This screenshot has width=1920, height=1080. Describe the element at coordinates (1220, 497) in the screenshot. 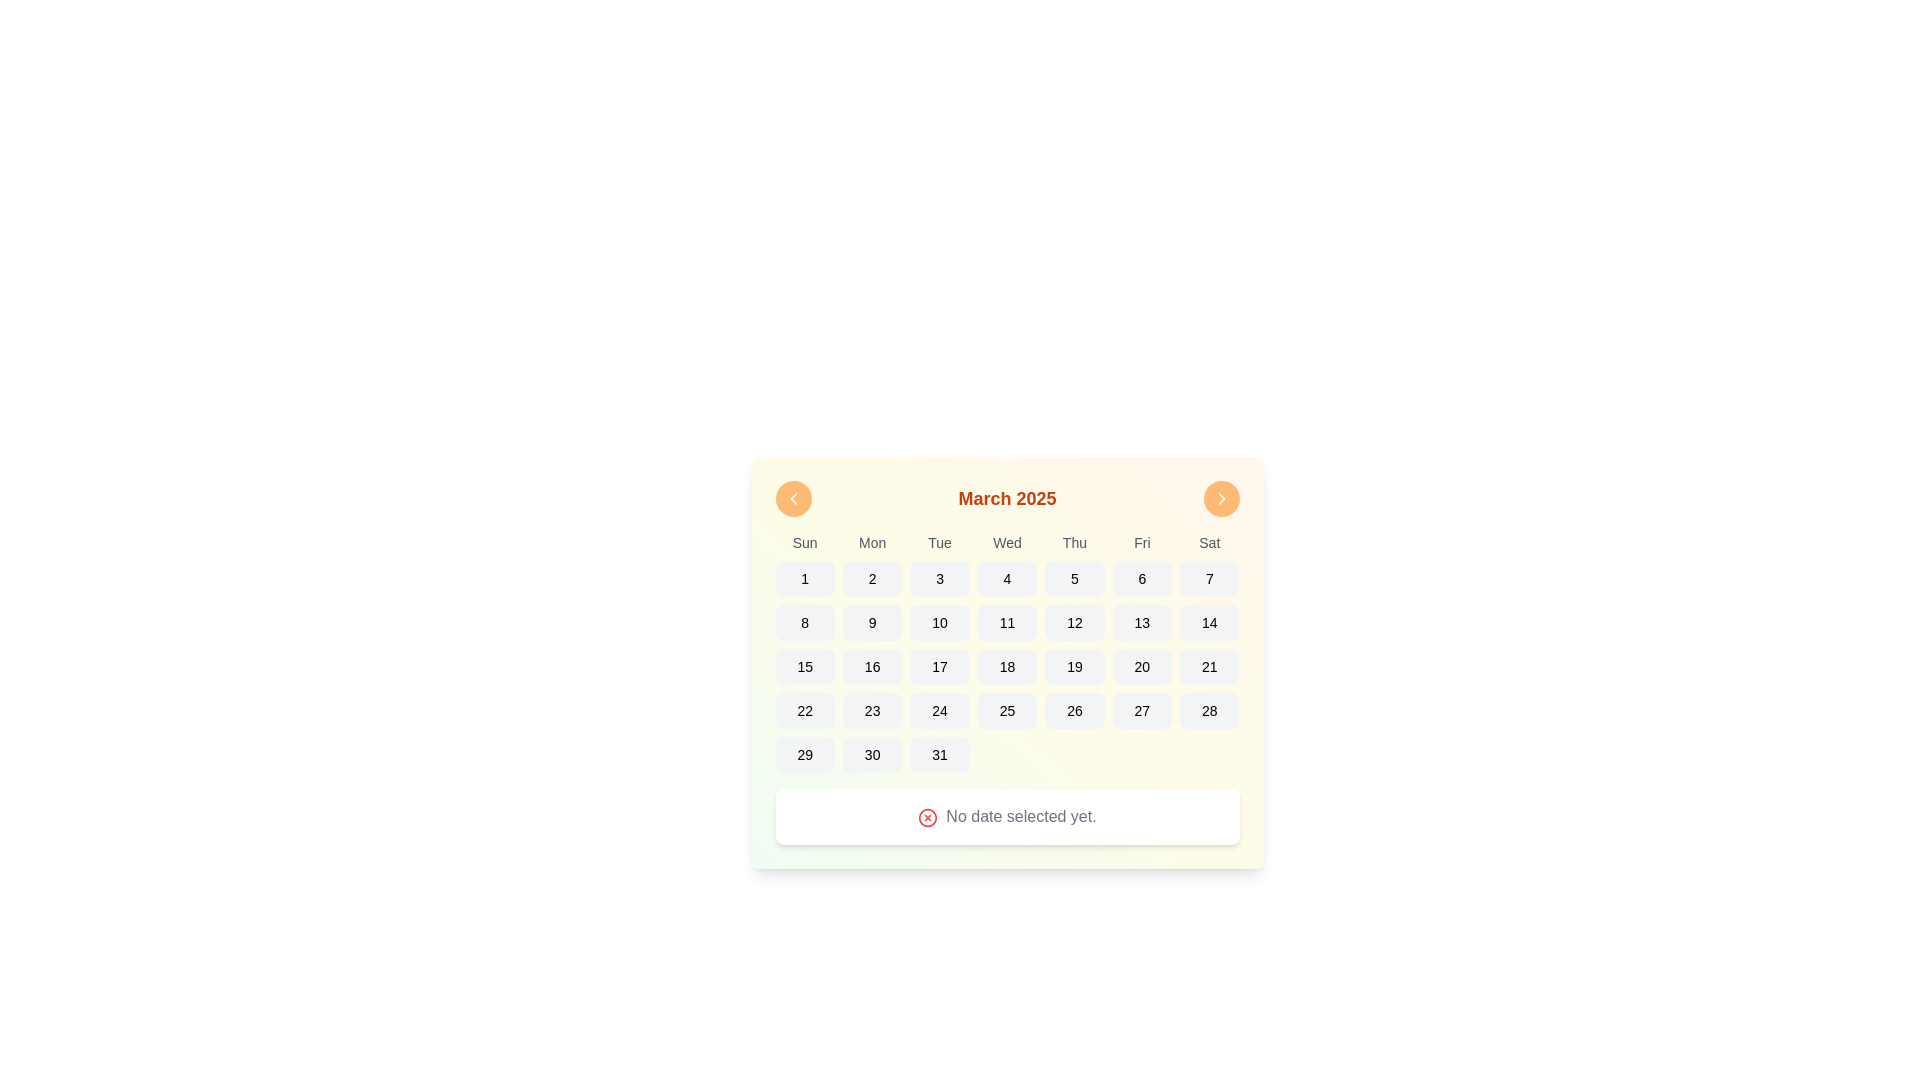

I see `the circular orange button with a right-facing arrow icon located at the far right of the header section of the calendar interface, next to 'March 2025'` at that location.